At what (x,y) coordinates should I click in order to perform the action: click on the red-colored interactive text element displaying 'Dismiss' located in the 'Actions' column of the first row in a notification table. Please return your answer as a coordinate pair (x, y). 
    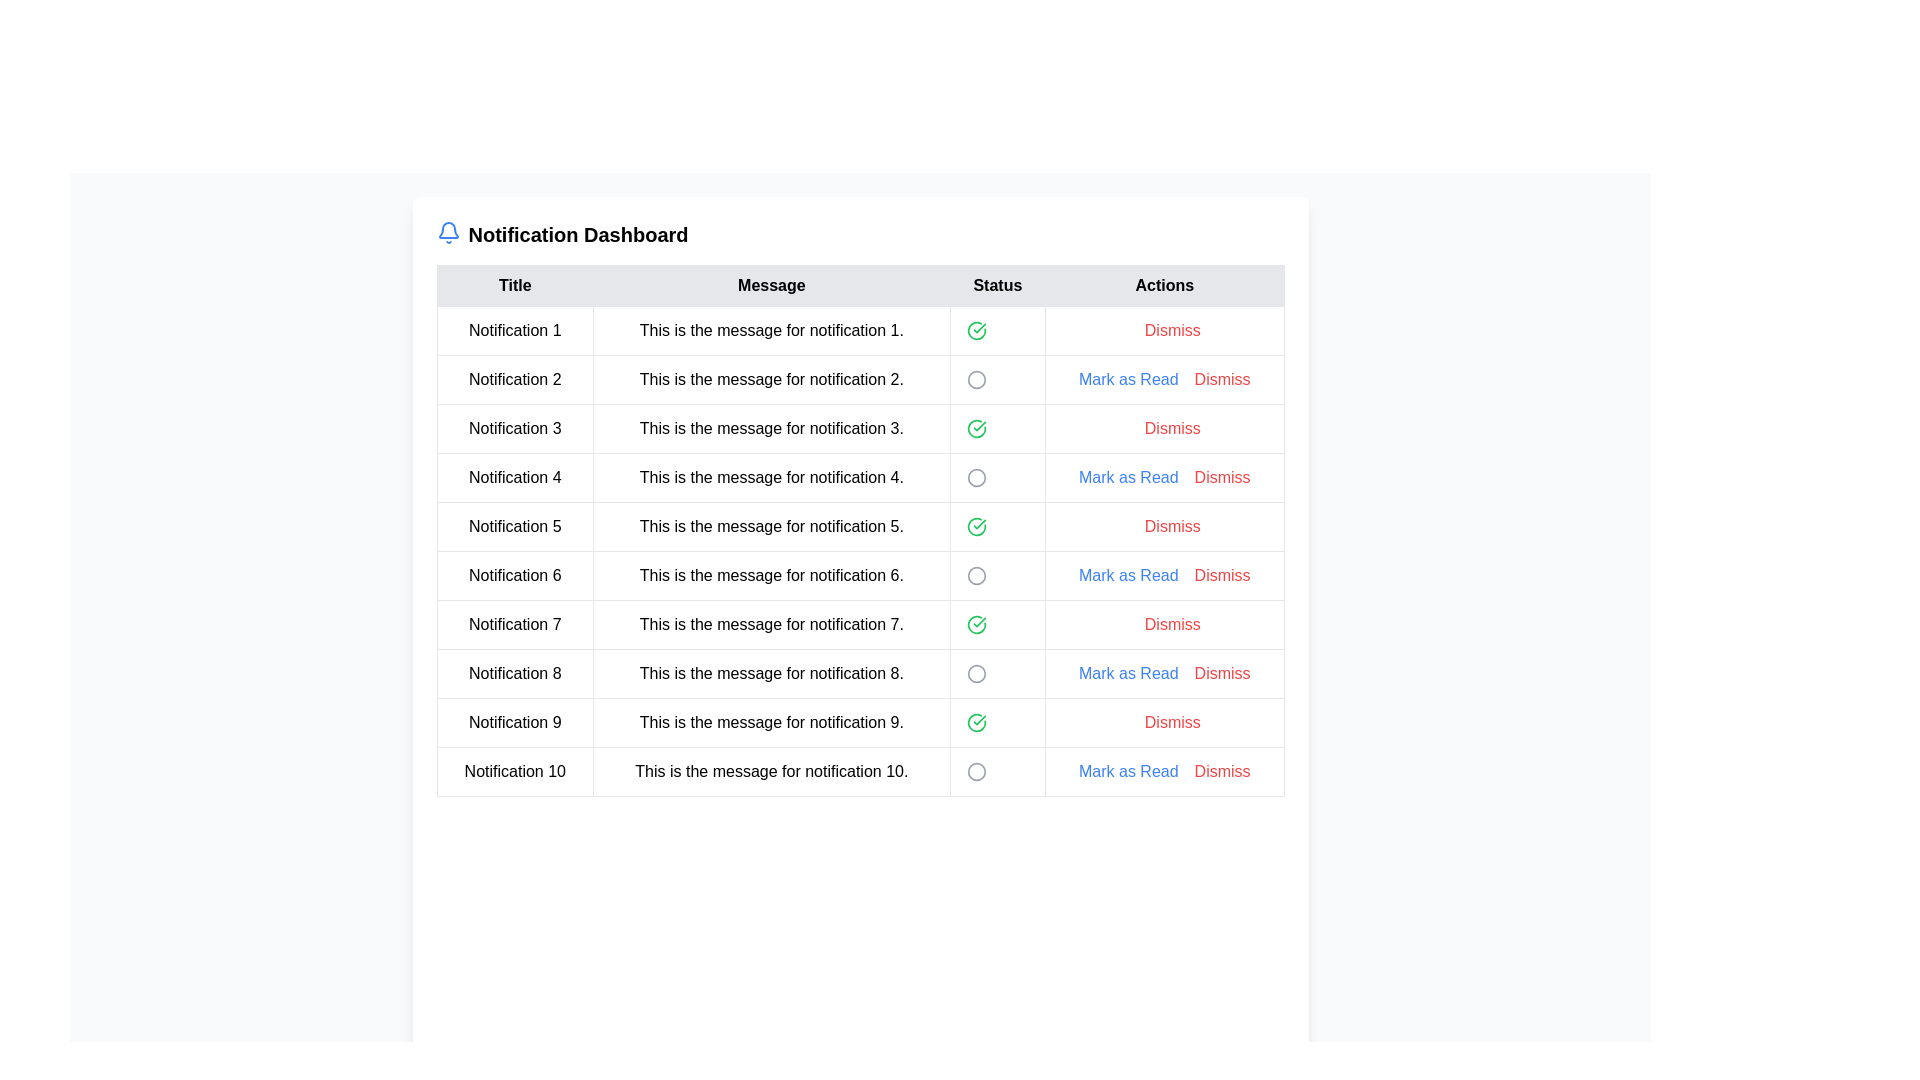
    Looking at the image, I should click on (1164, 330).